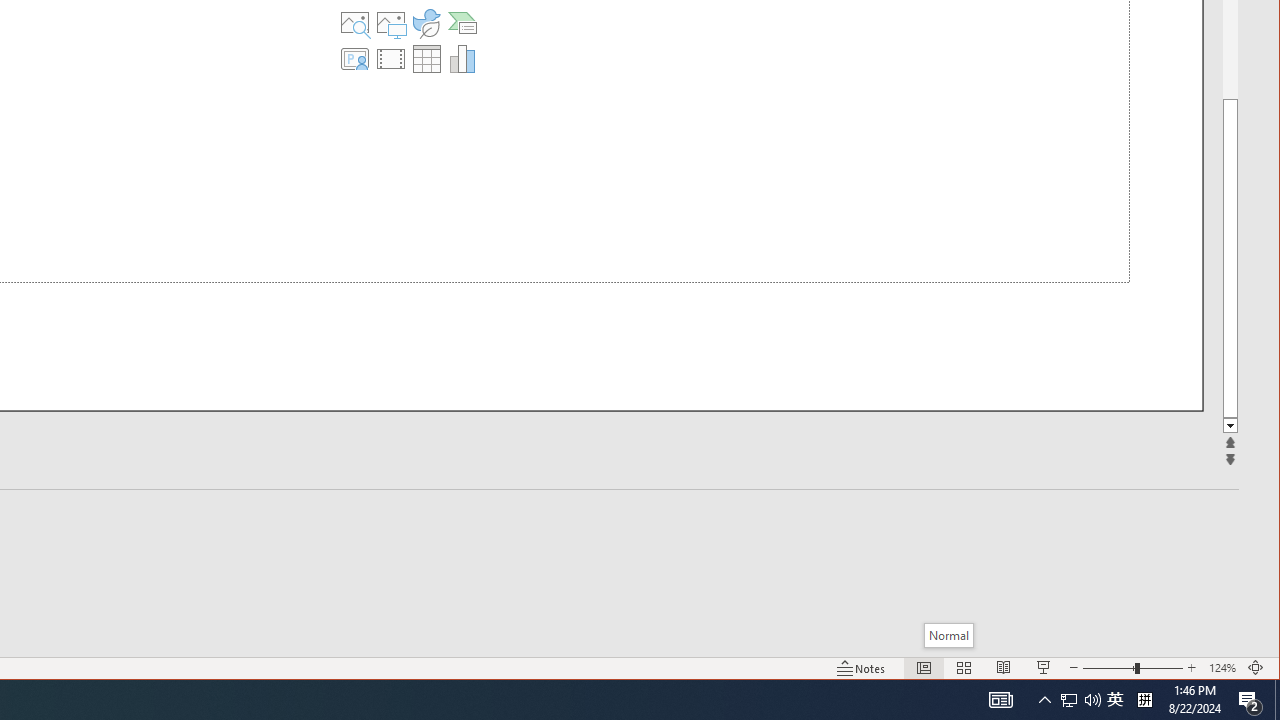 The image size is (1280, 720). I want to click on 'Insert Table', so click(425, 58).